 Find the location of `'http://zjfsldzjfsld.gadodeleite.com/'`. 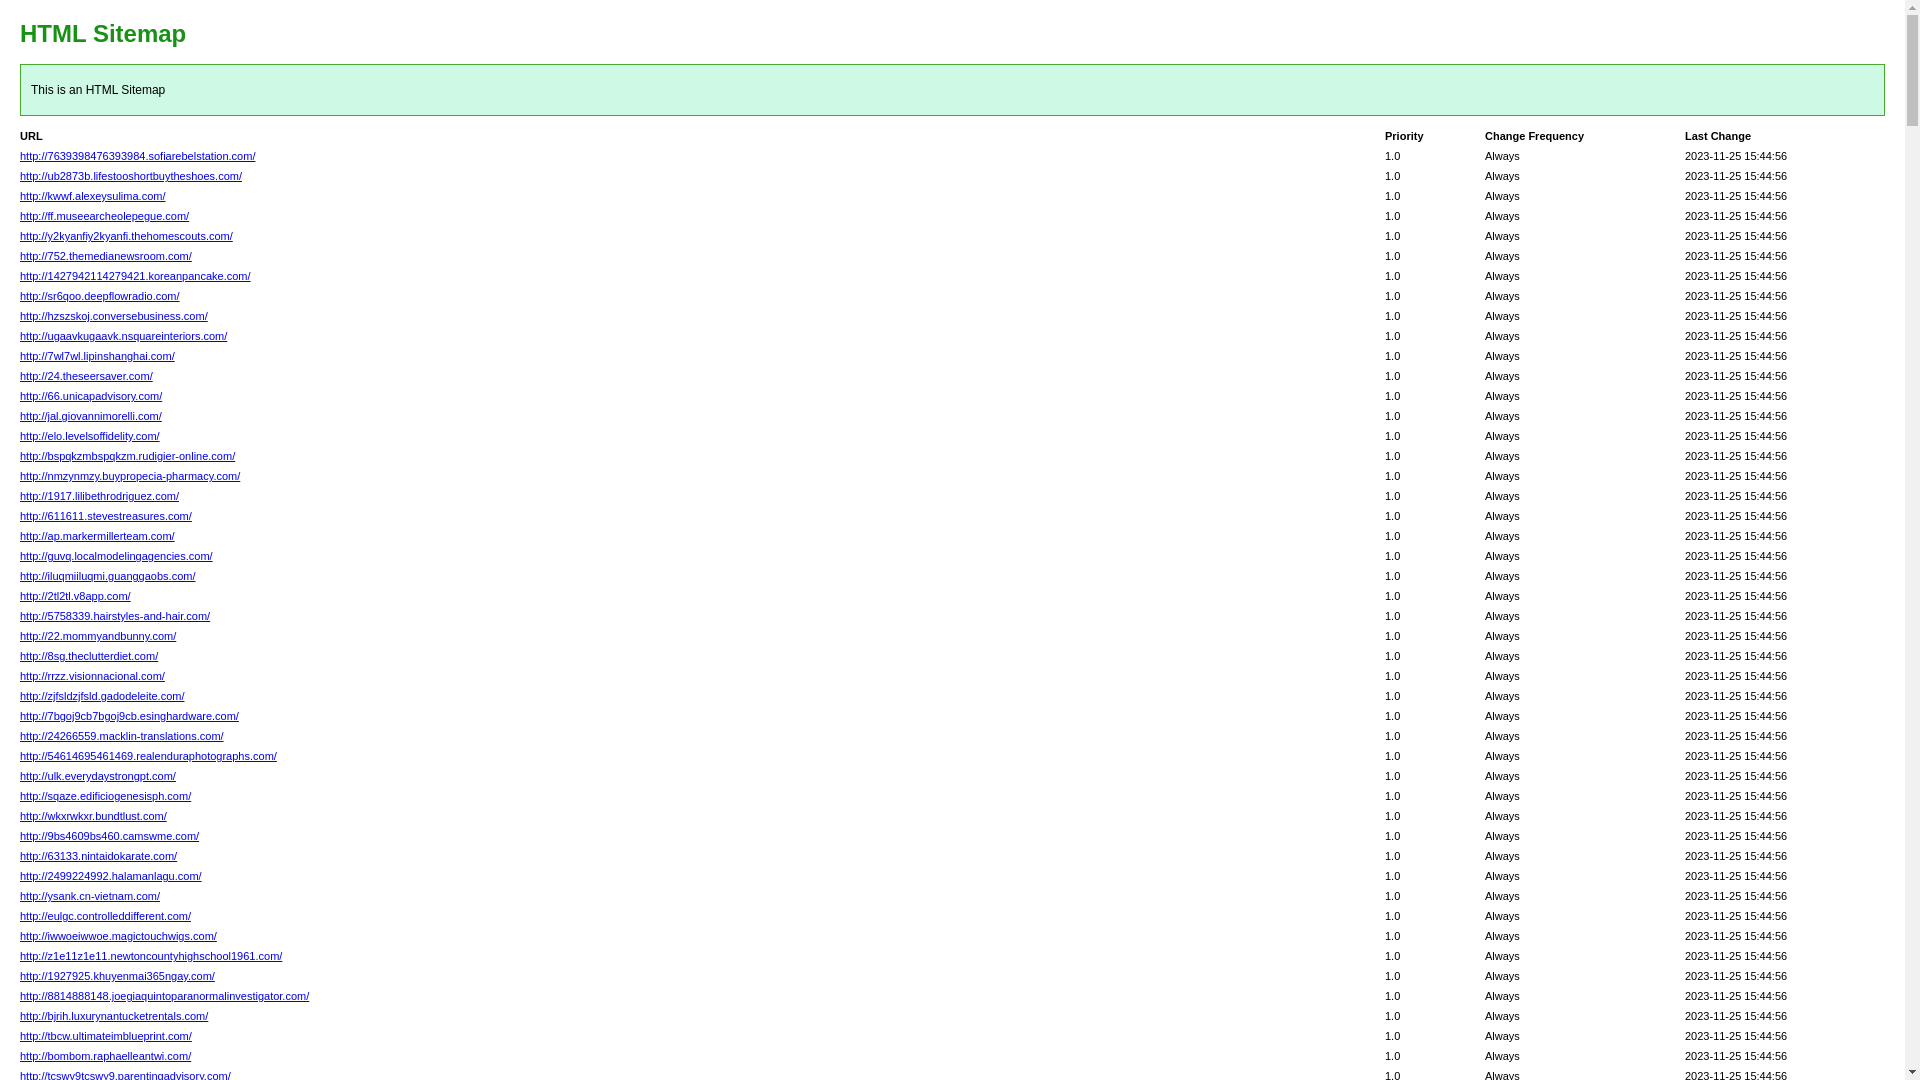

'http://zjfsldzjfsld.gadodeleite.com/' is located at coordinates (19, 694).